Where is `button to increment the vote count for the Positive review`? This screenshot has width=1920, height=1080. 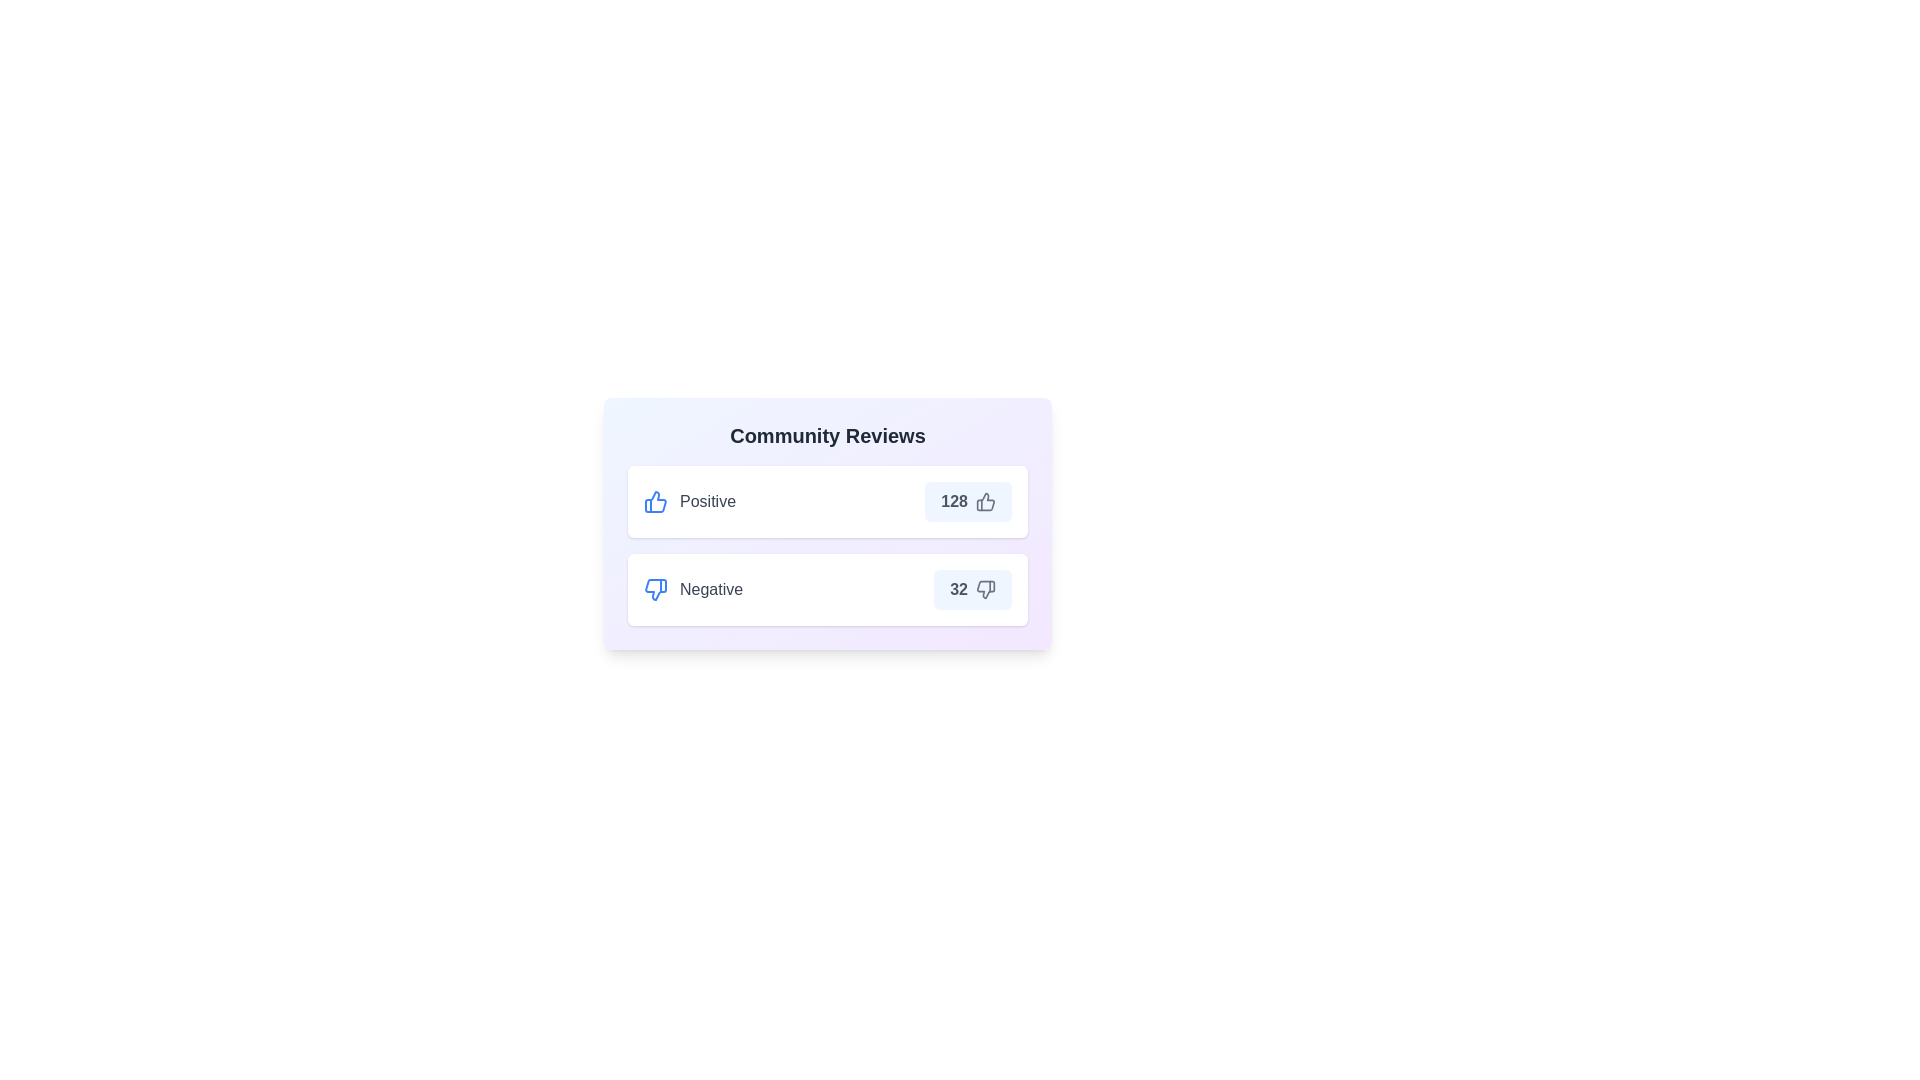
button to increment the vote count for the Positive review is located at coordinates (968, 500).